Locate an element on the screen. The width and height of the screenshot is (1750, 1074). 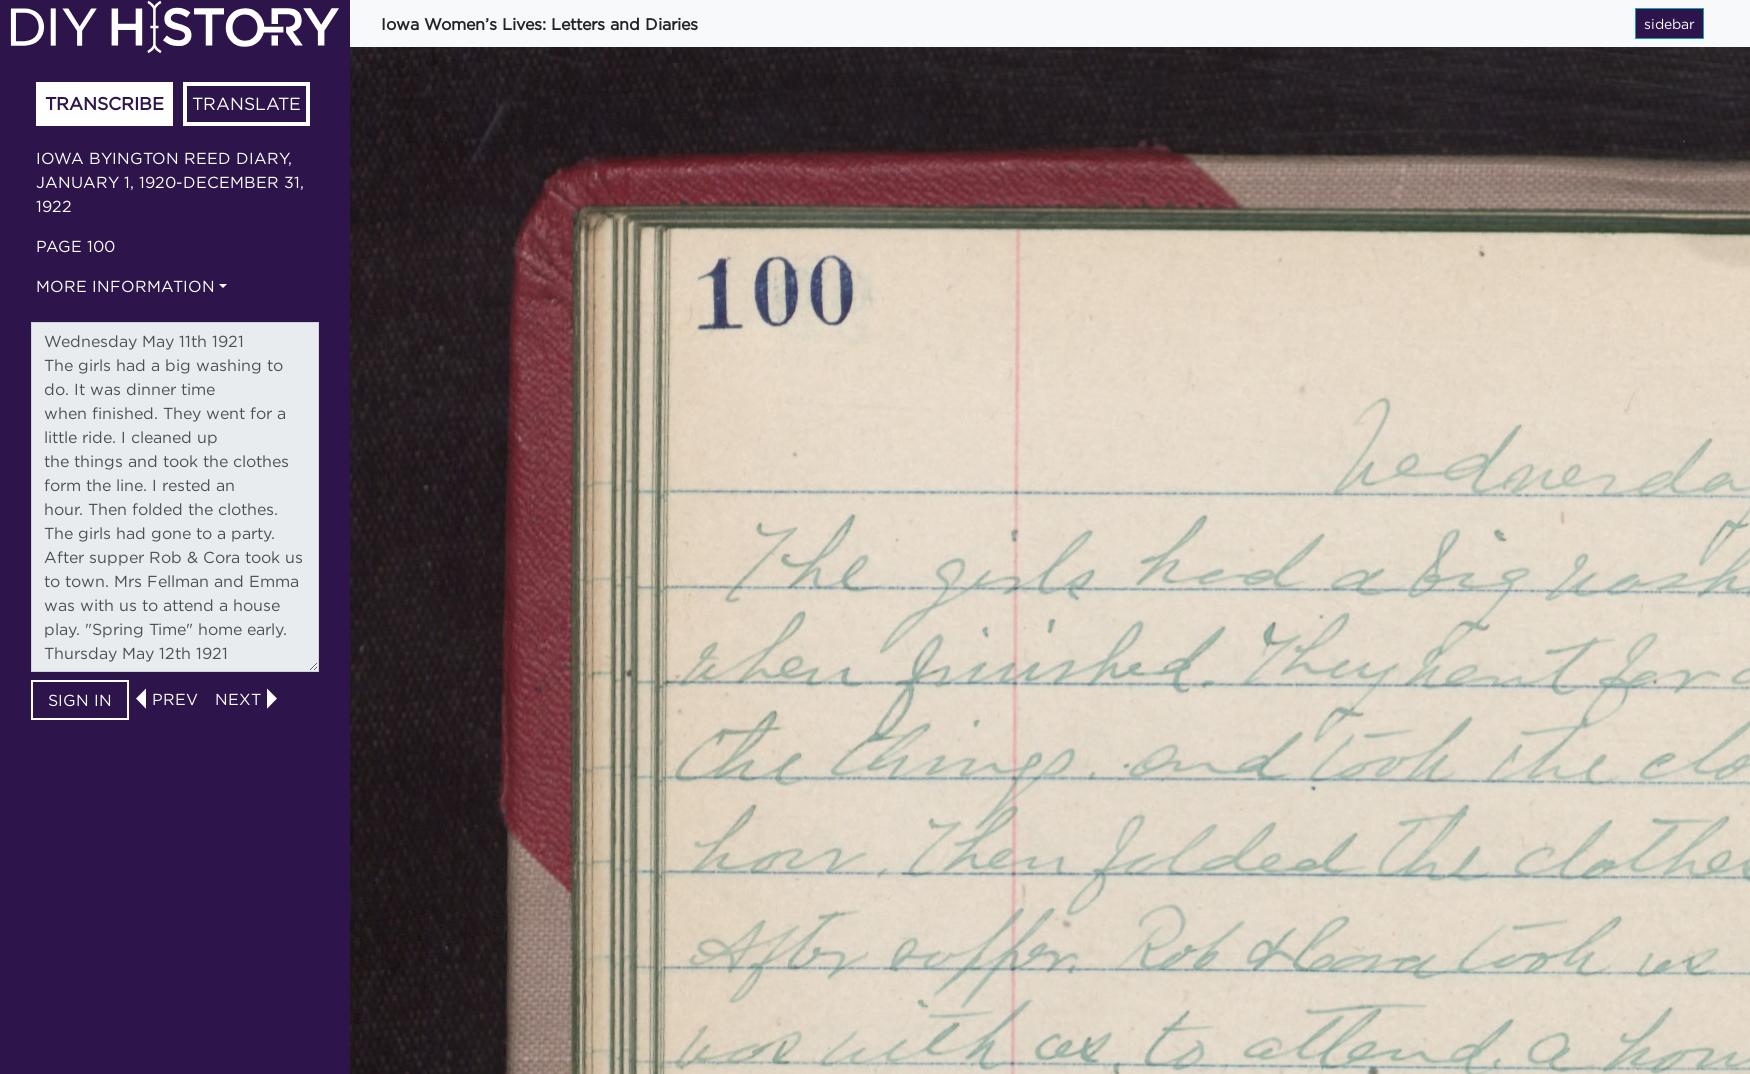
'Iowa Byington Reed diary,  January 1, 1920-December 31, 1922' is located at coordinates (168, 180).